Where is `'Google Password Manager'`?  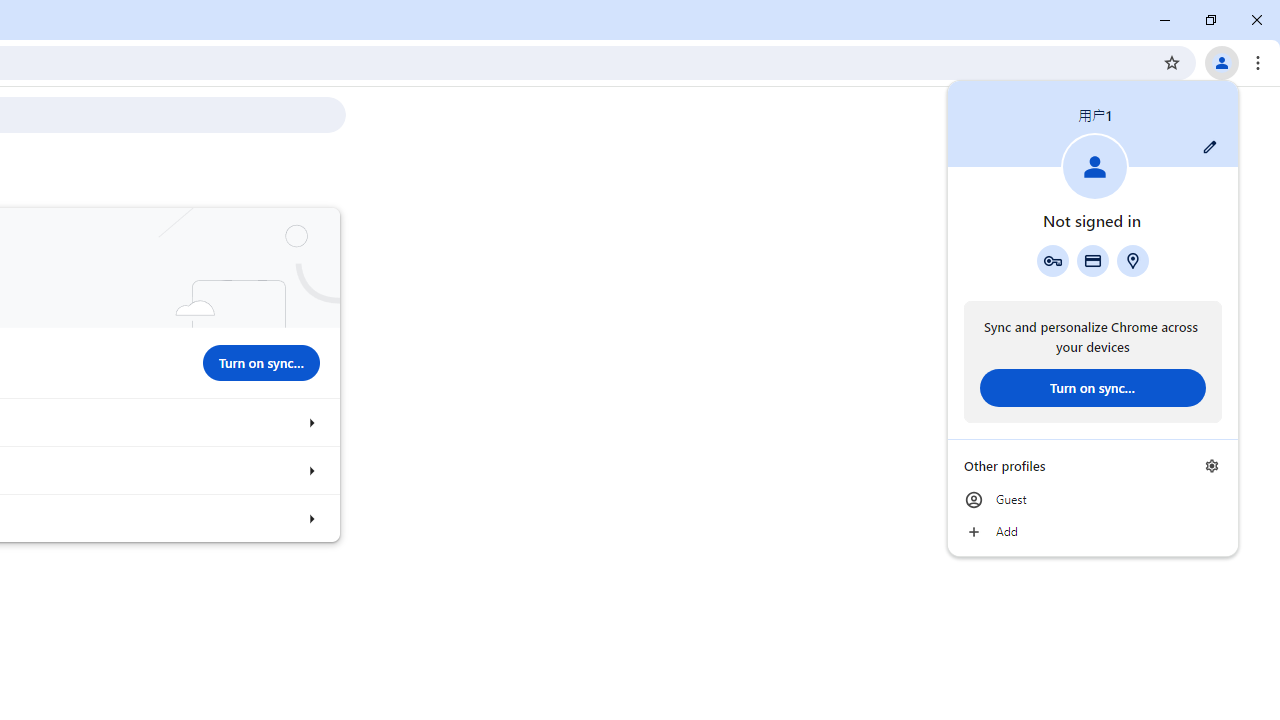 'Google Password Manager' is located at coordinates (1051, 260).